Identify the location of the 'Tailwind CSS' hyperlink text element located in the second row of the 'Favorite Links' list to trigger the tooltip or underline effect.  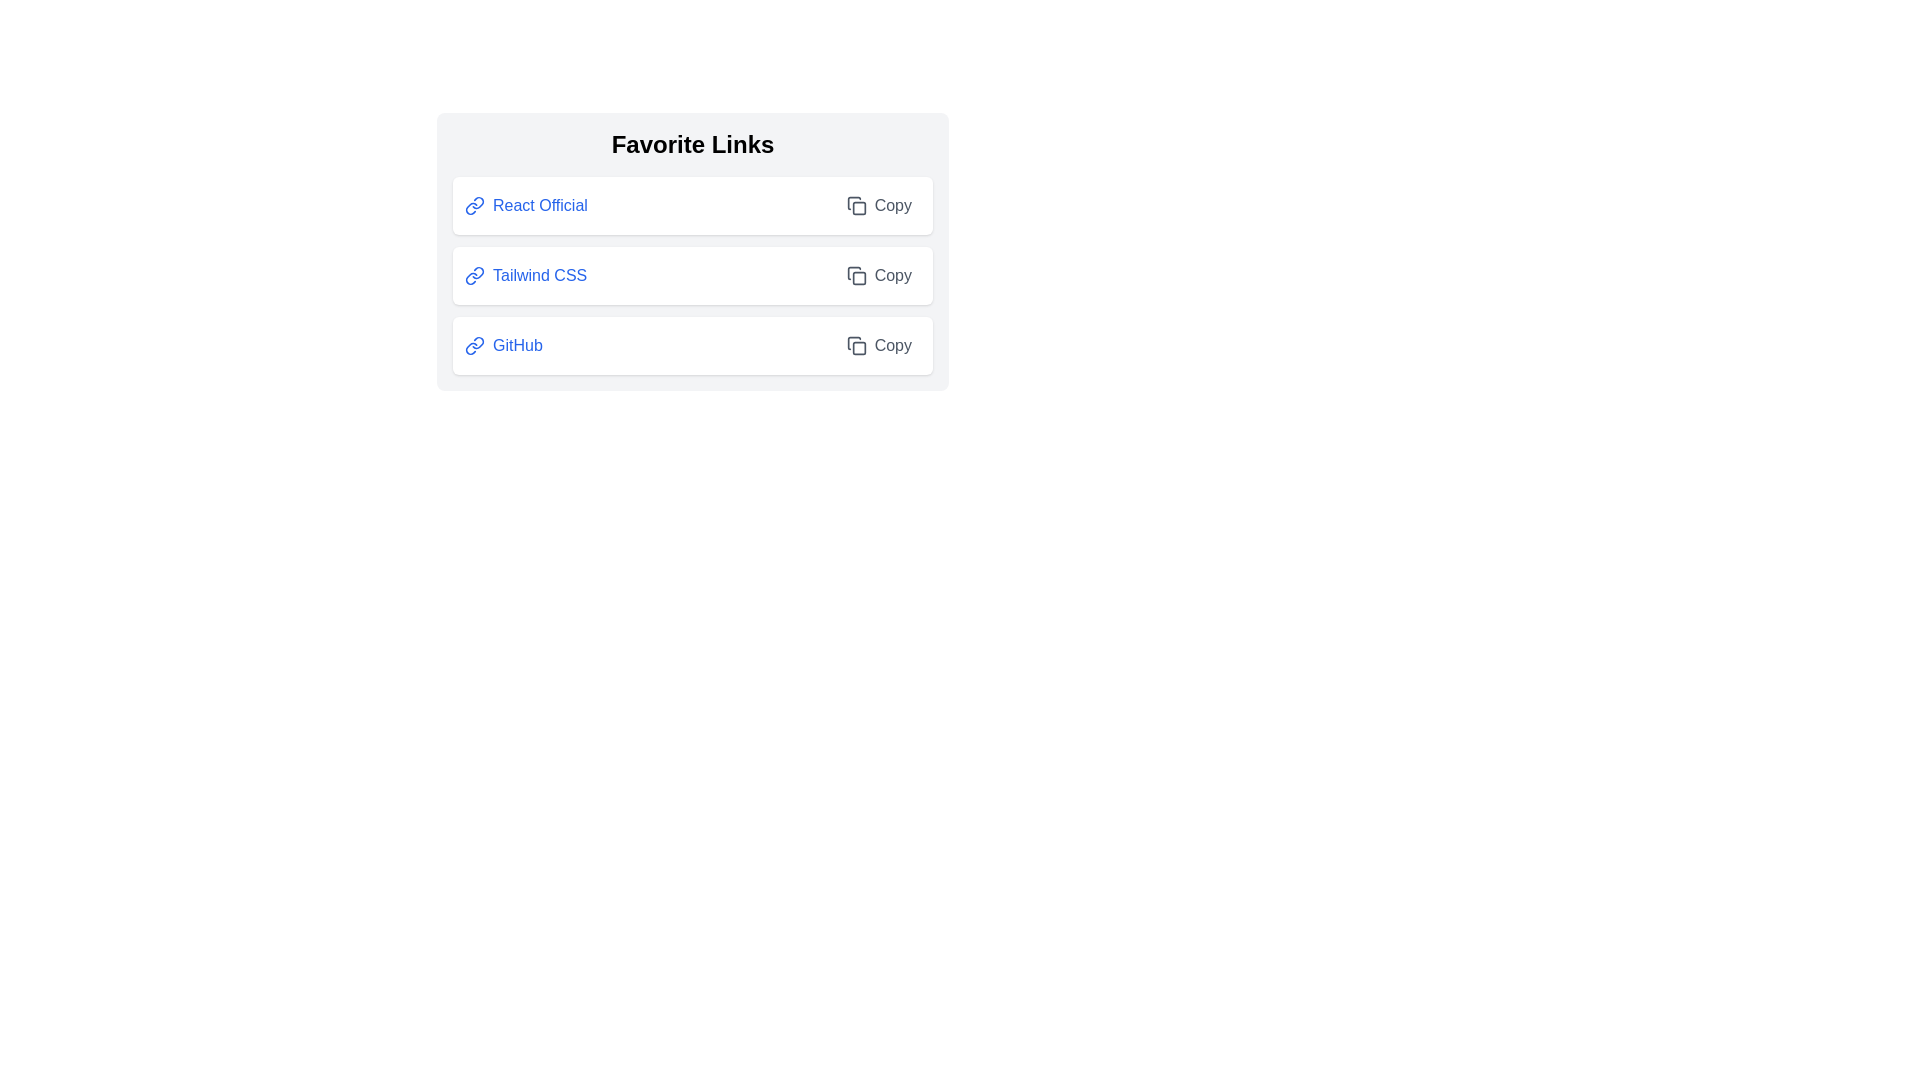
(540, 276).